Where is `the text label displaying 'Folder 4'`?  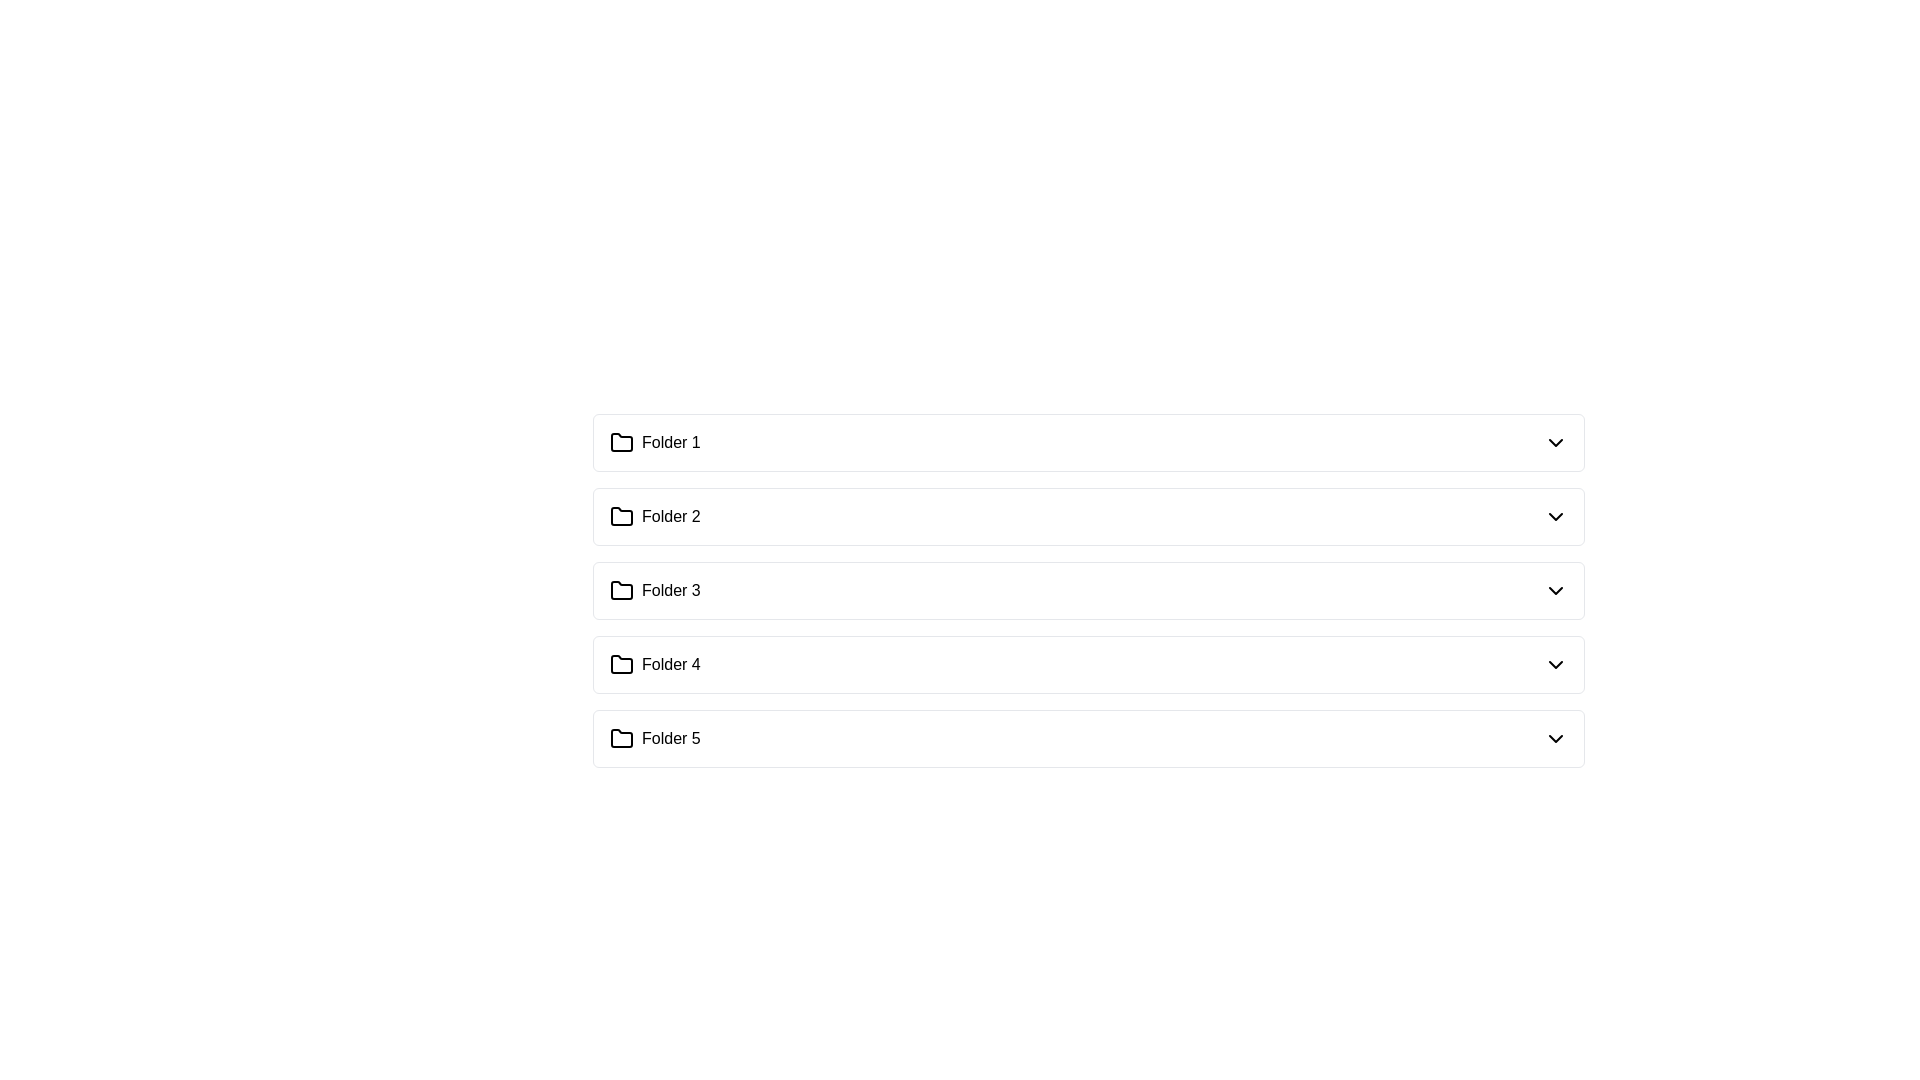
the text label displaying 'Folder 4' is located at coordinates (671, 664).